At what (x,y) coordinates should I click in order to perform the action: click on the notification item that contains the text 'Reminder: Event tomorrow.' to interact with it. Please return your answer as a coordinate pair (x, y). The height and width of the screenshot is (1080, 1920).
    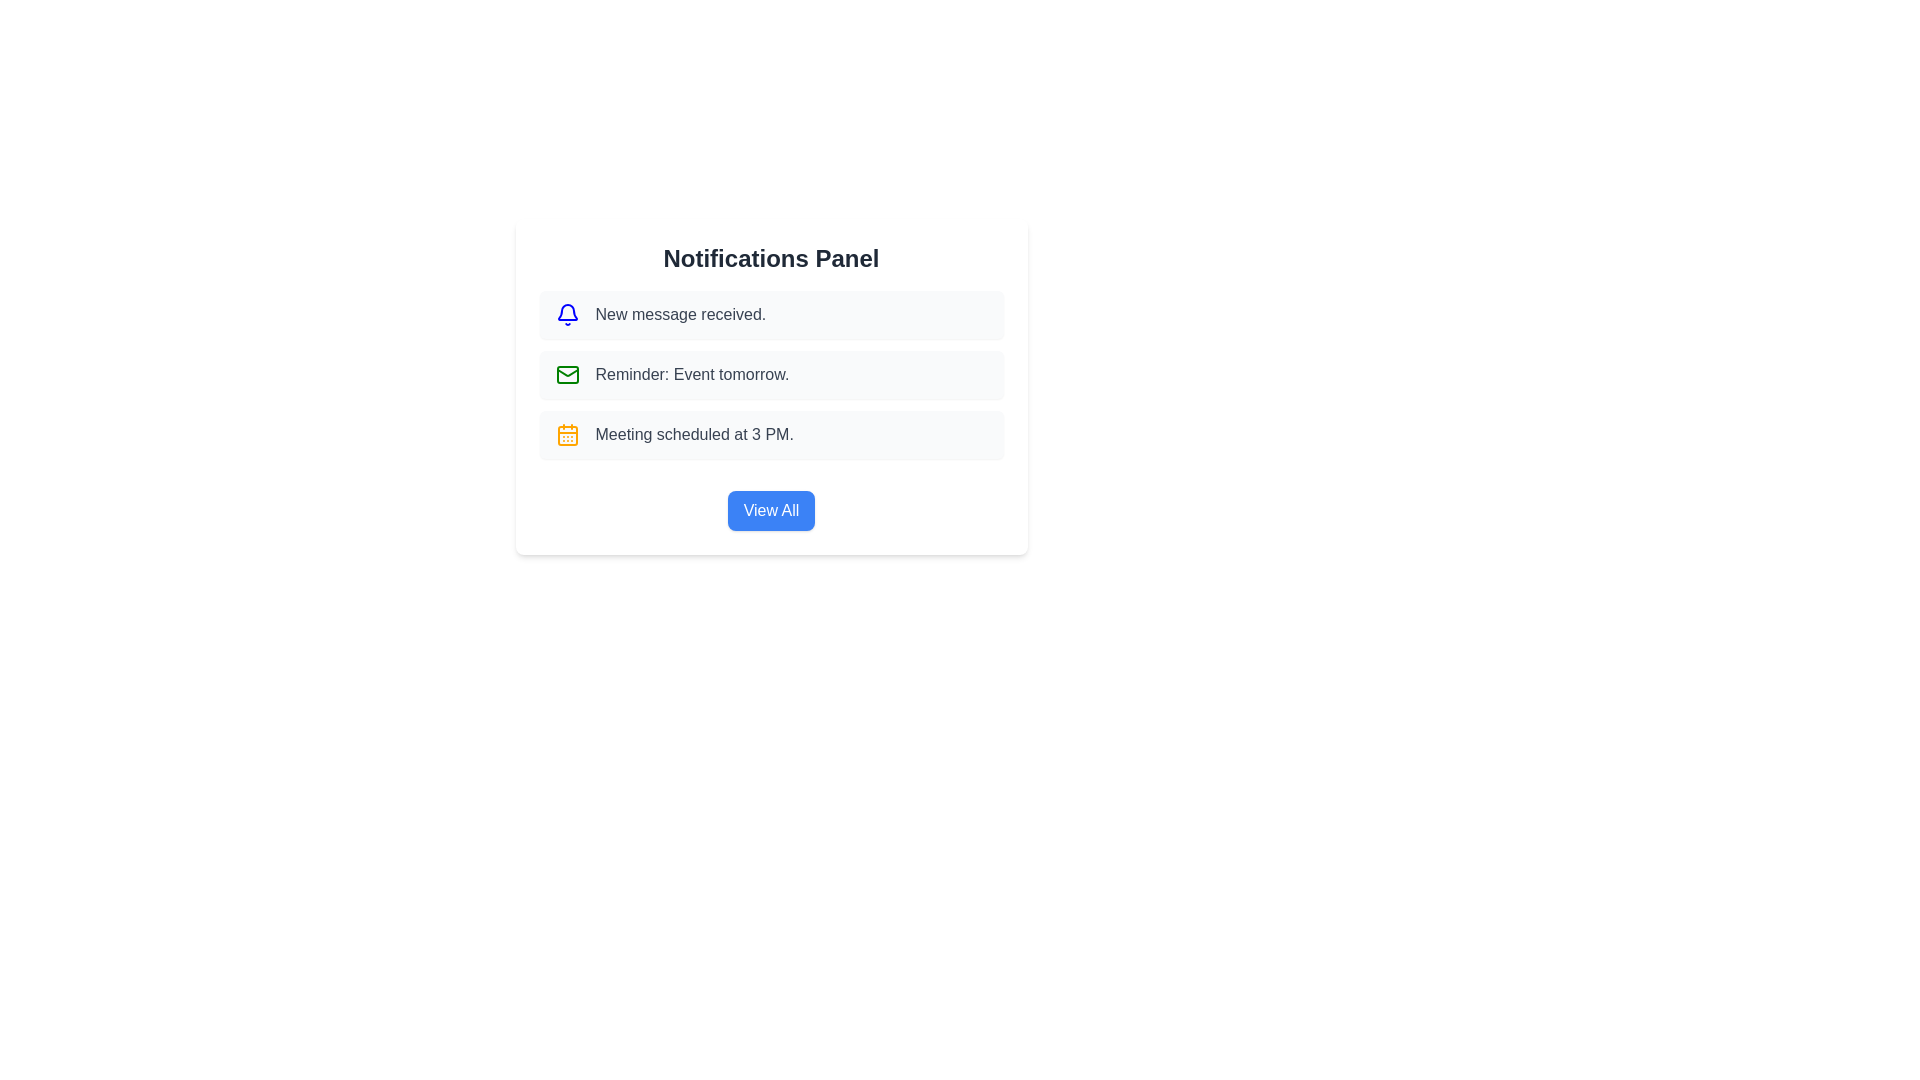
    Looking at the image, I should click on (770, 374).